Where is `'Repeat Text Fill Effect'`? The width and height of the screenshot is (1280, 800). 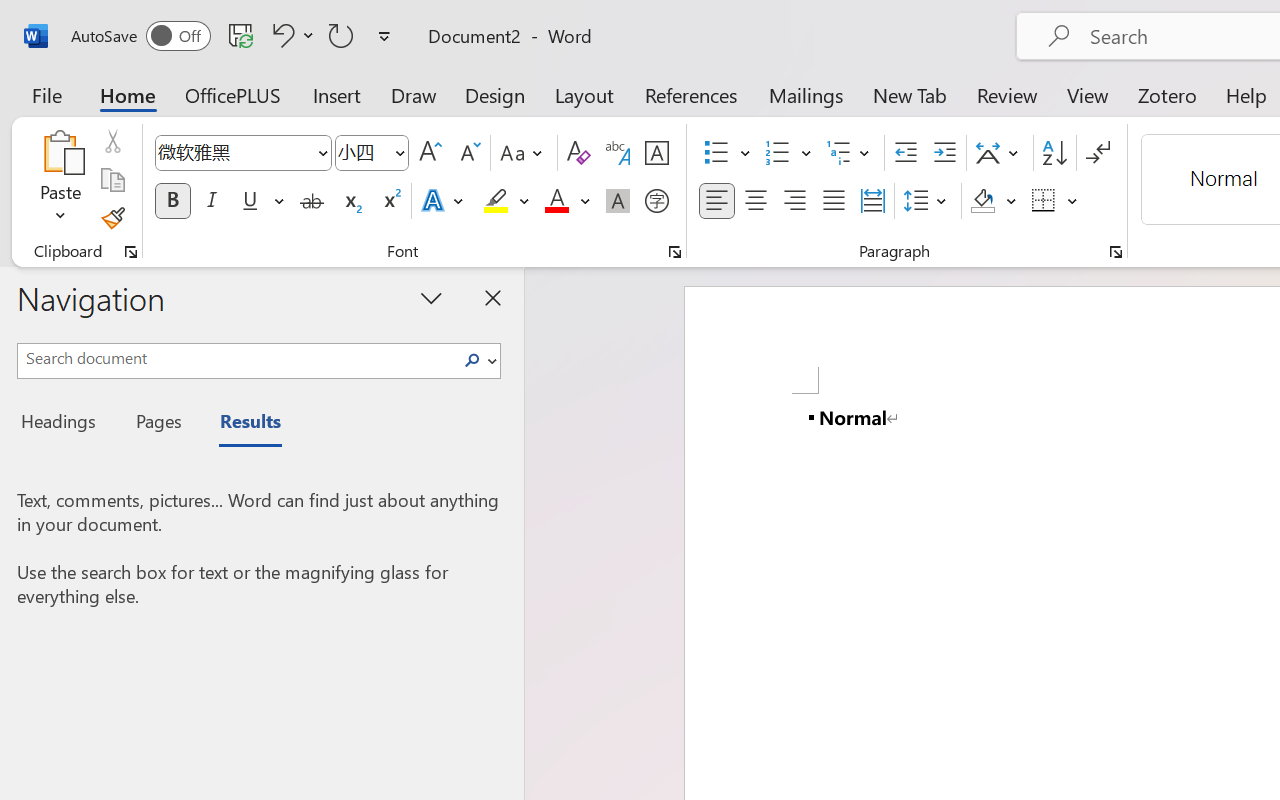
'Repeat Text Fill Effect' is located at coordinates (341, 34).